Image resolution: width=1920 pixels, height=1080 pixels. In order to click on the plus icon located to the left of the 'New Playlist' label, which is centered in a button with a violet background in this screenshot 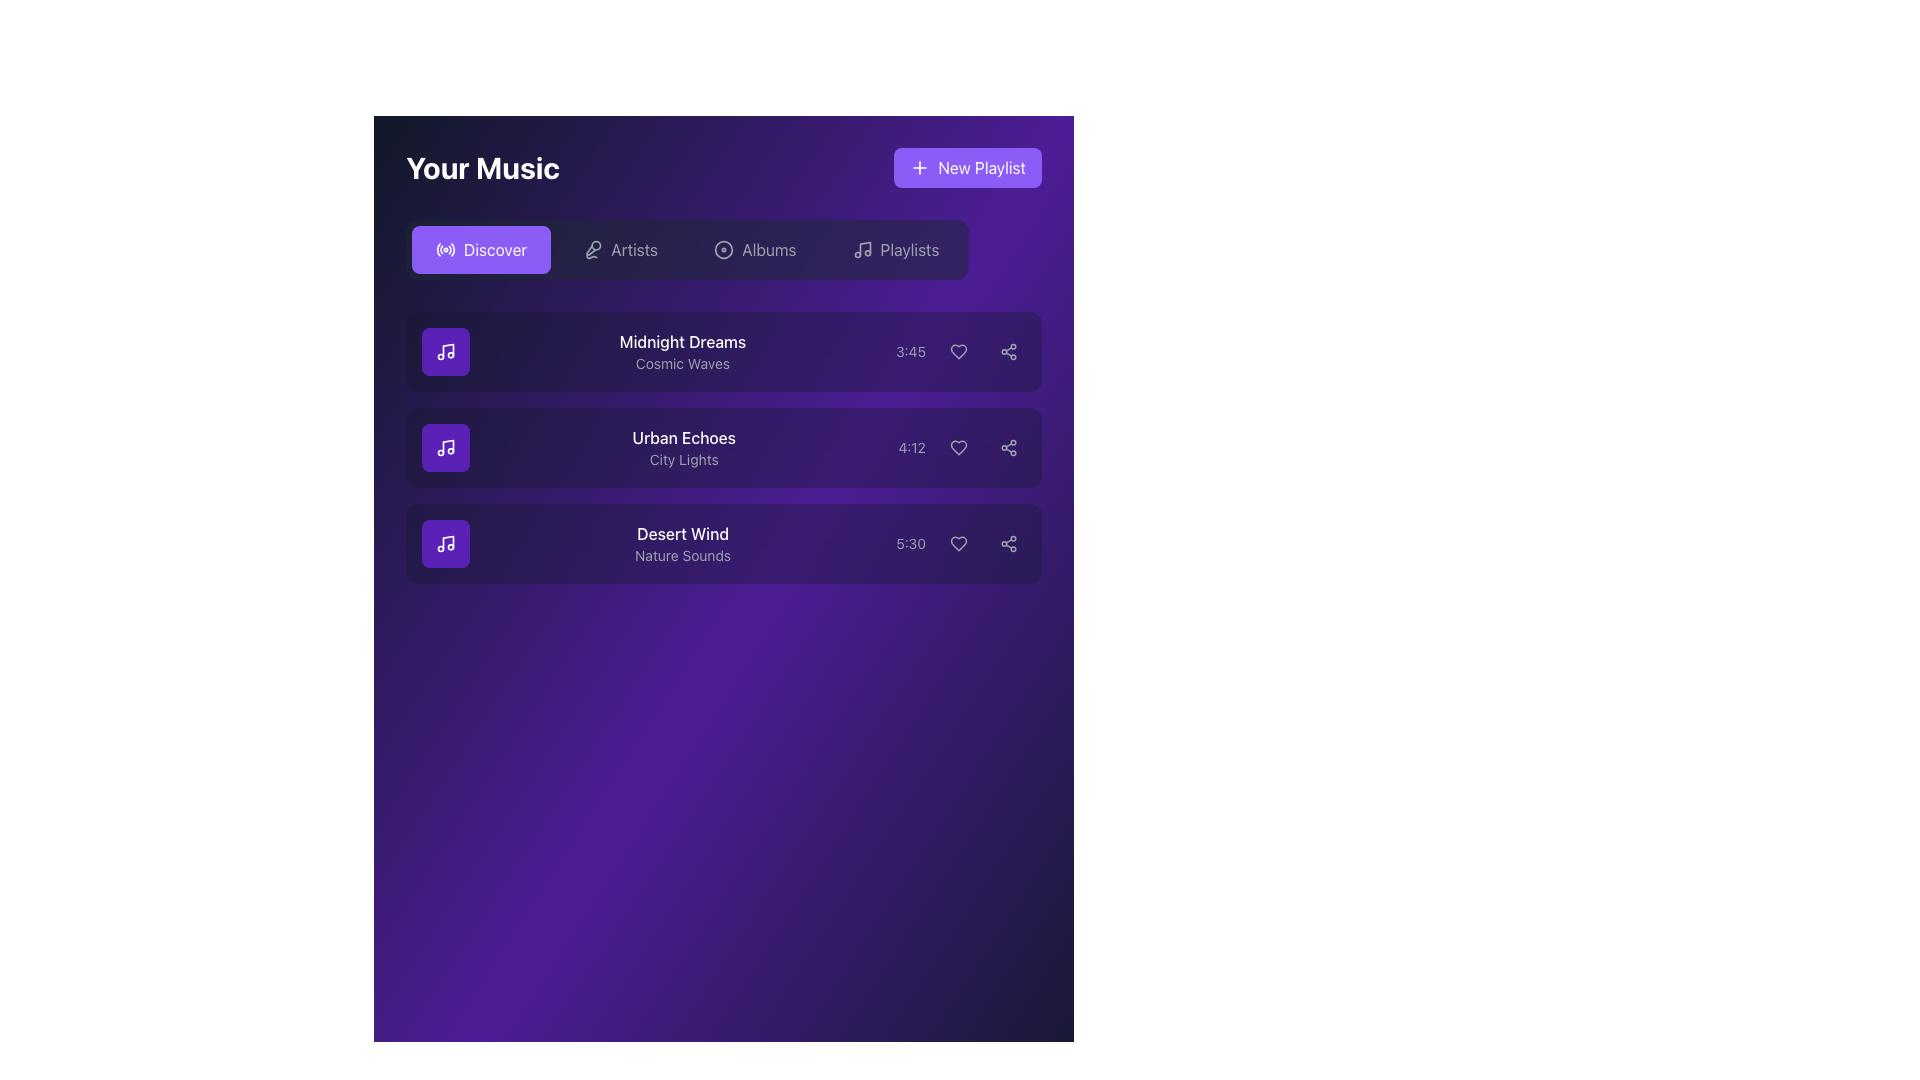, I will do `click(919, 167)`.